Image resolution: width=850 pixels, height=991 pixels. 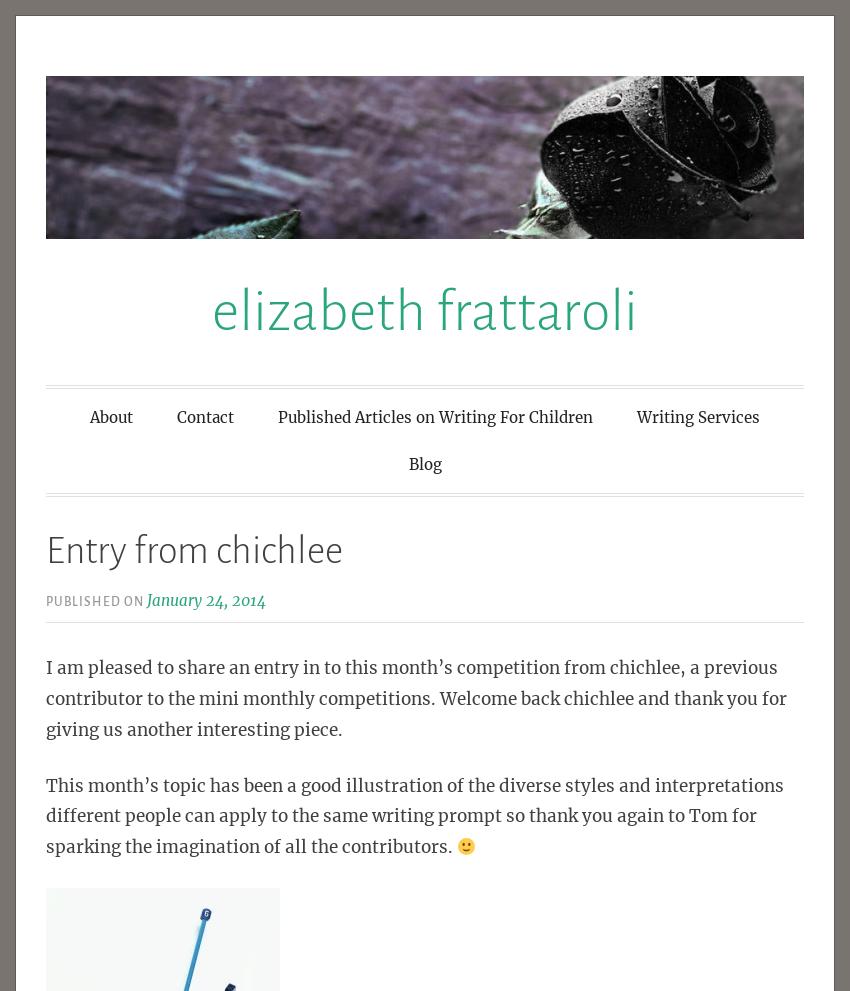 I want to click on 'Writing Services', so click(x=697, y=416).